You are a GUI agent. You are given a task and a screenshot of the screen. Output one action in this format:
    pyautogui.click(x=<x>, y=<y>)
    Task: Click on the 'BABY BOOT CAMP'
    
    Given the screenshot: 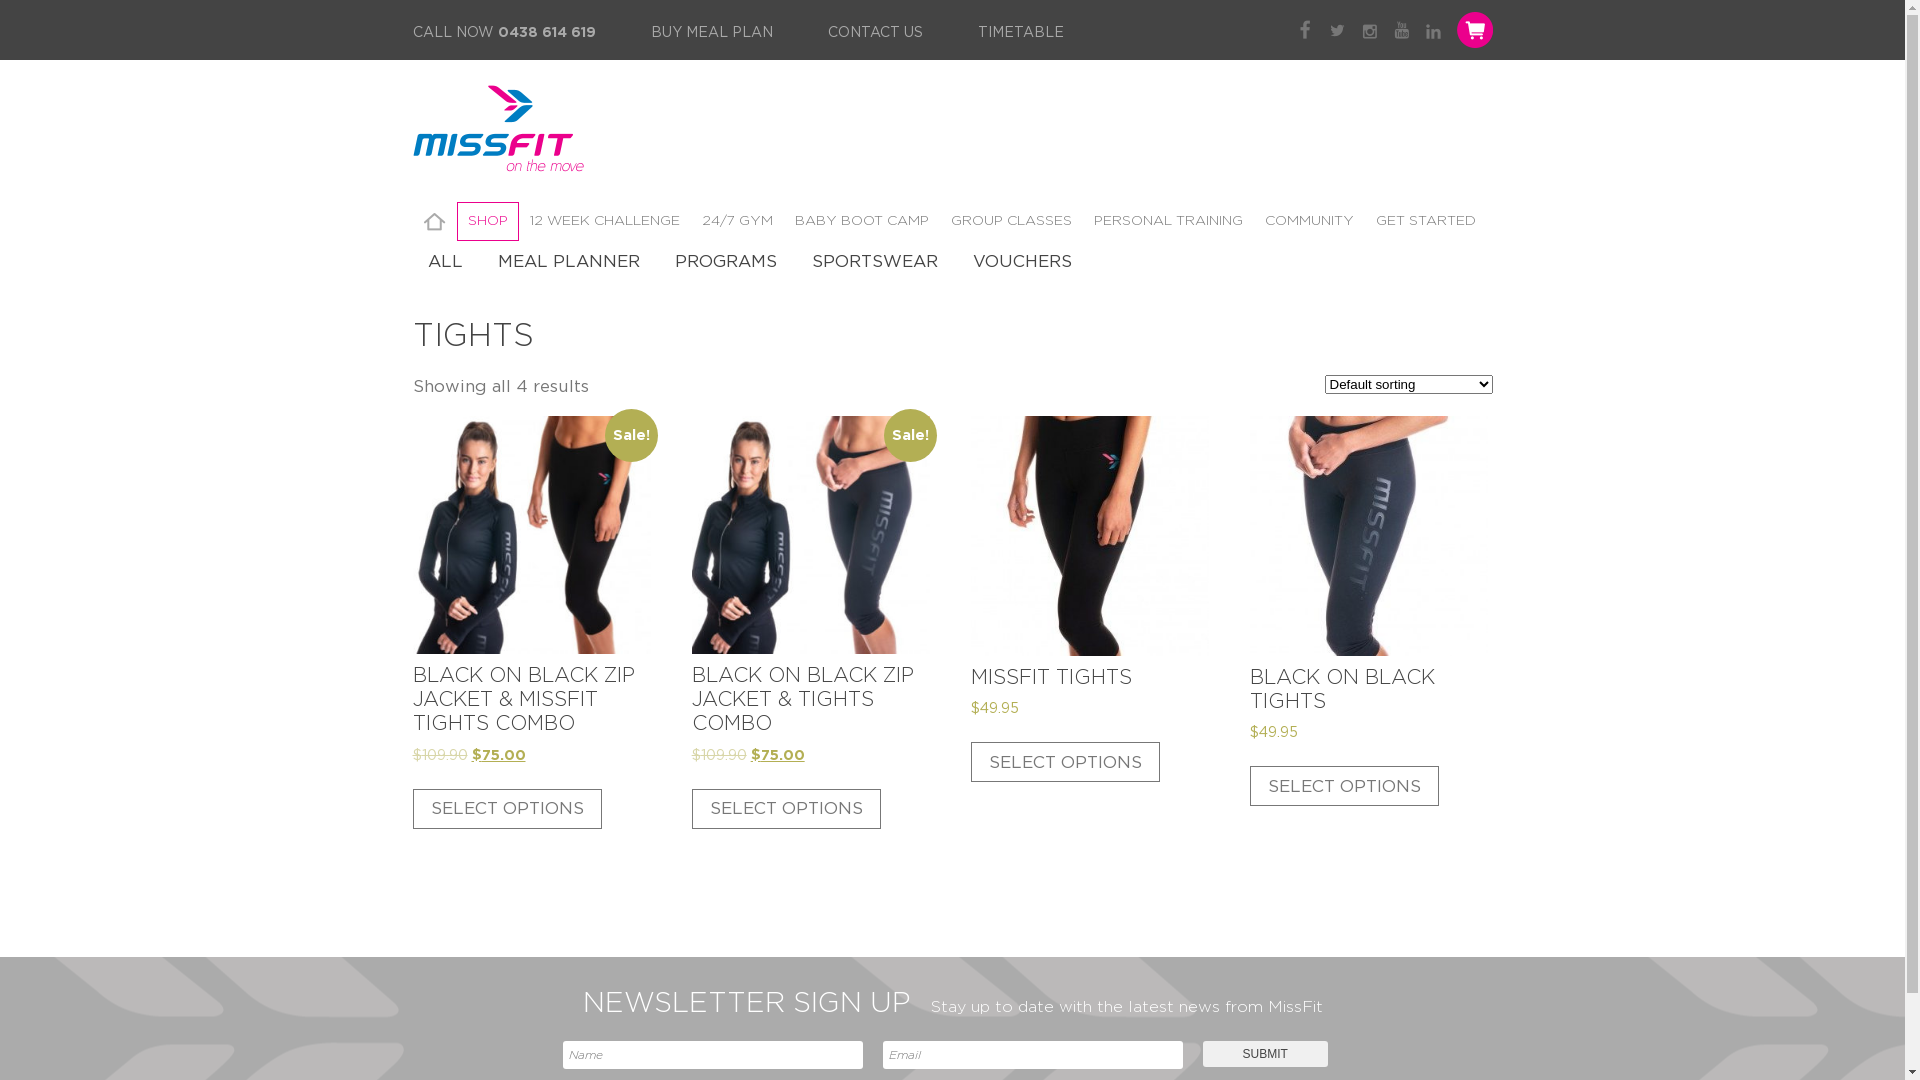 What is the action you would take?
    pyautogui.click(x=862, y=221)
    